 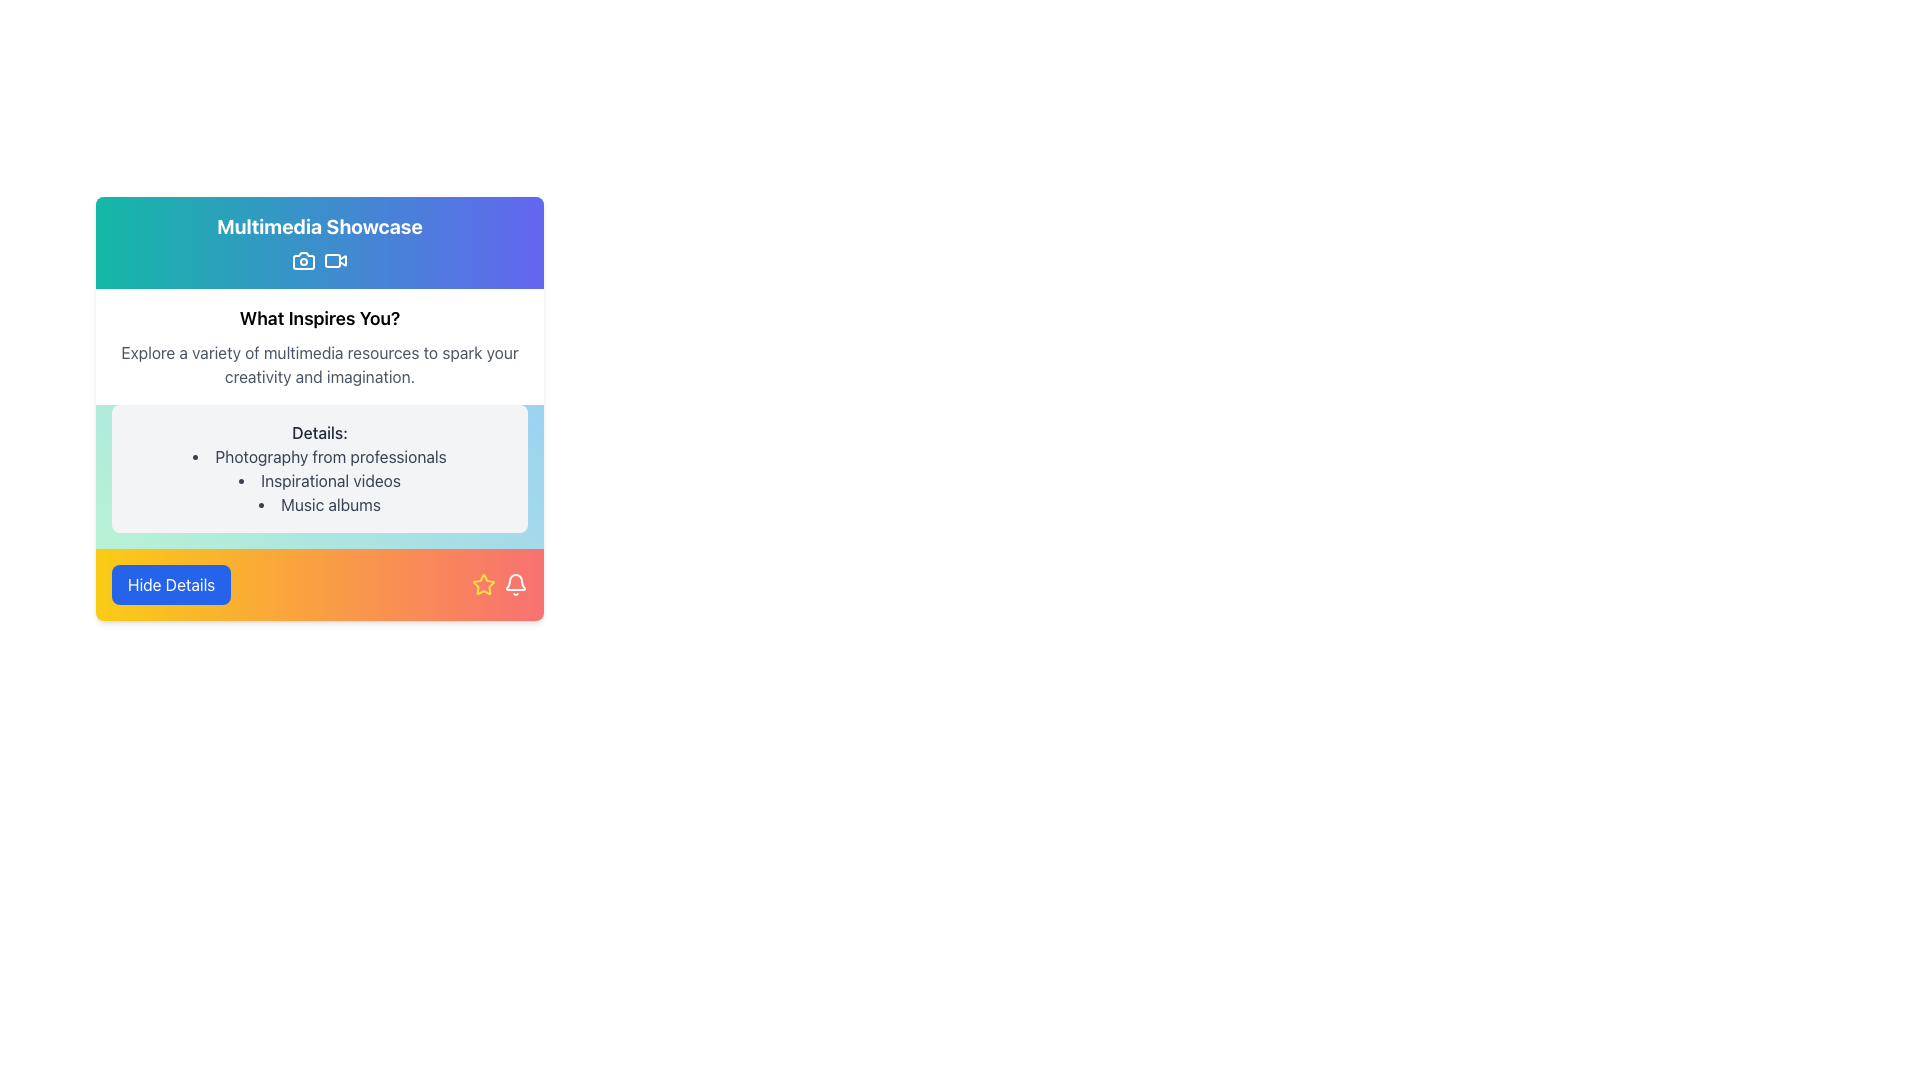 What do you see at coordinates (332, 260) in the screenshot?
I see `the blue rectangular element with rounded corners located inside the video-related SVG icon in the upper-right section of the card` at bounding box center [332, 260].